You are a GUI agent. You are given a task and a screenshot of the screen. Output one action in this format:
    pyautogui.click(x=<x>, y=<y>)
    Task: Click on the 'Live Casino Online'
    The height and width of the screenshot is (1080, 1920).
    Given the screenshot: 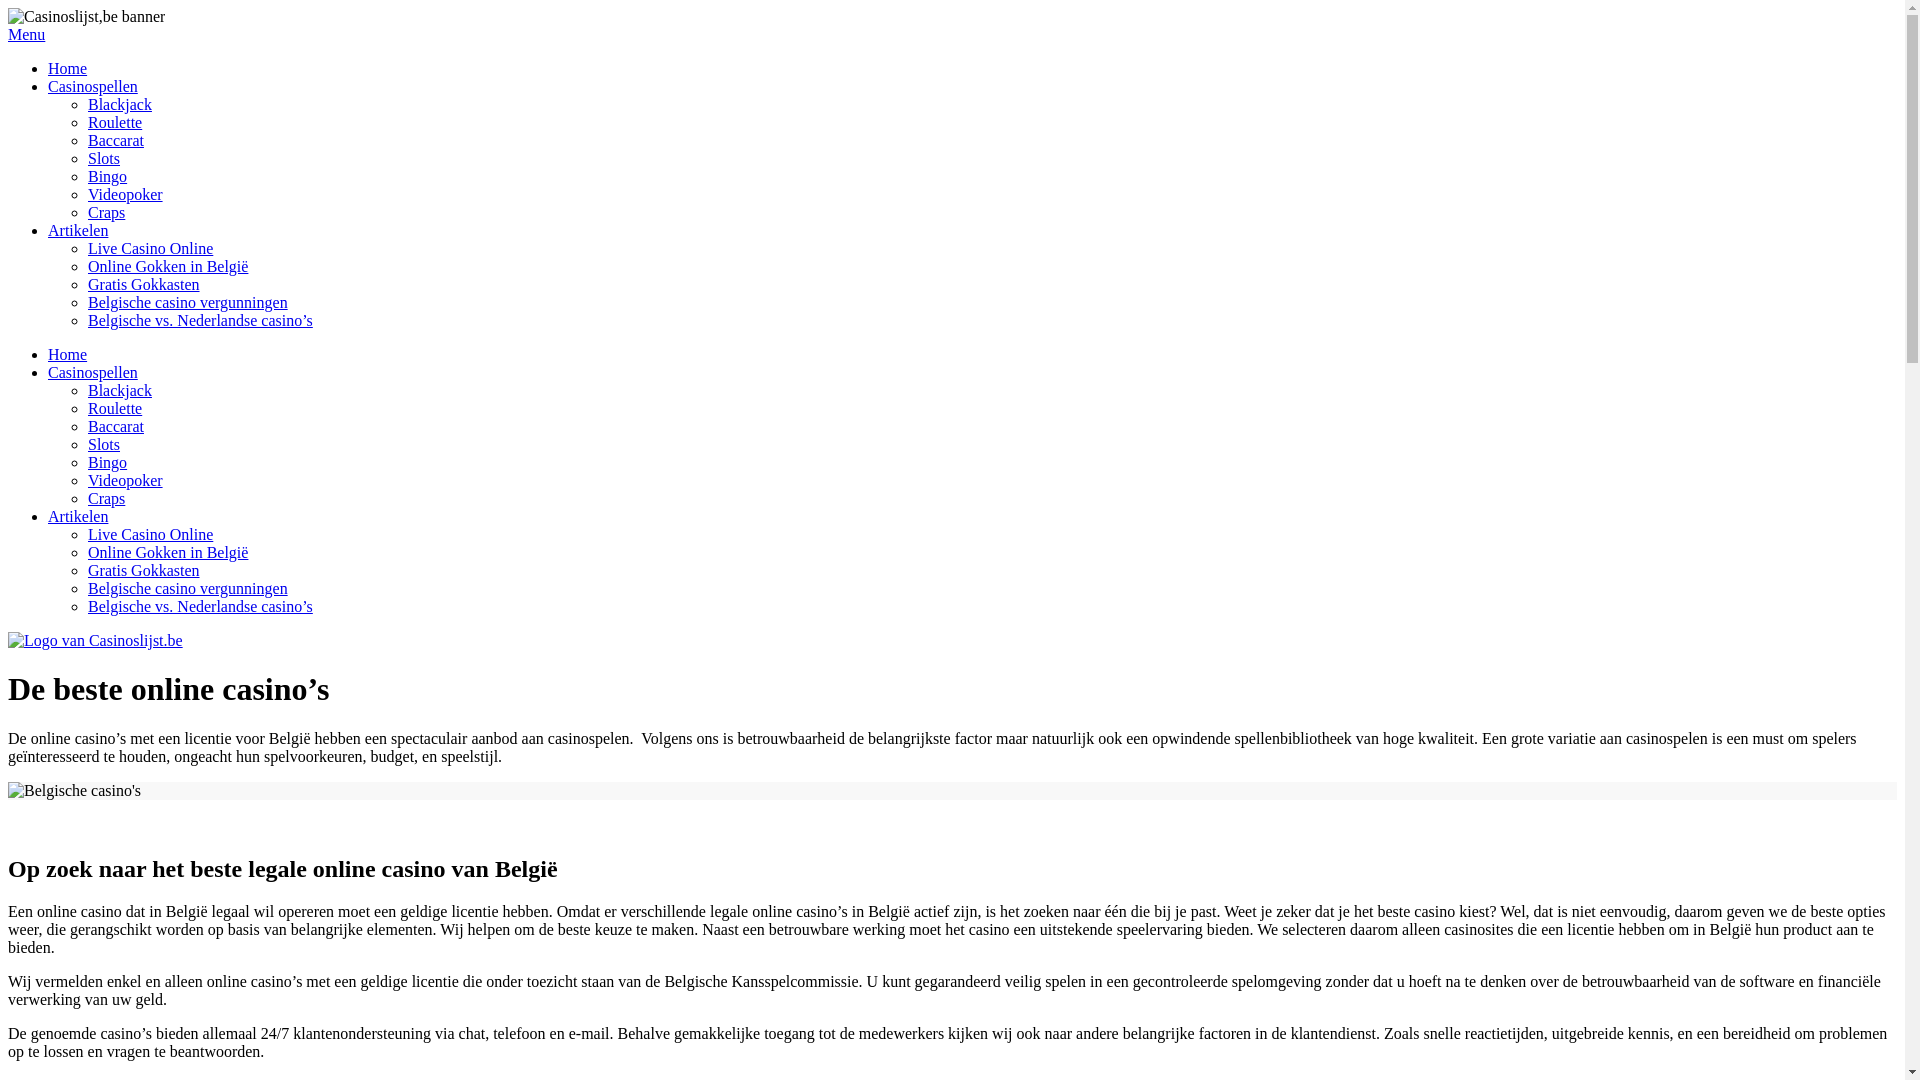 What is the action you would take?
    pyautogui.click(x=86, y=247)
    